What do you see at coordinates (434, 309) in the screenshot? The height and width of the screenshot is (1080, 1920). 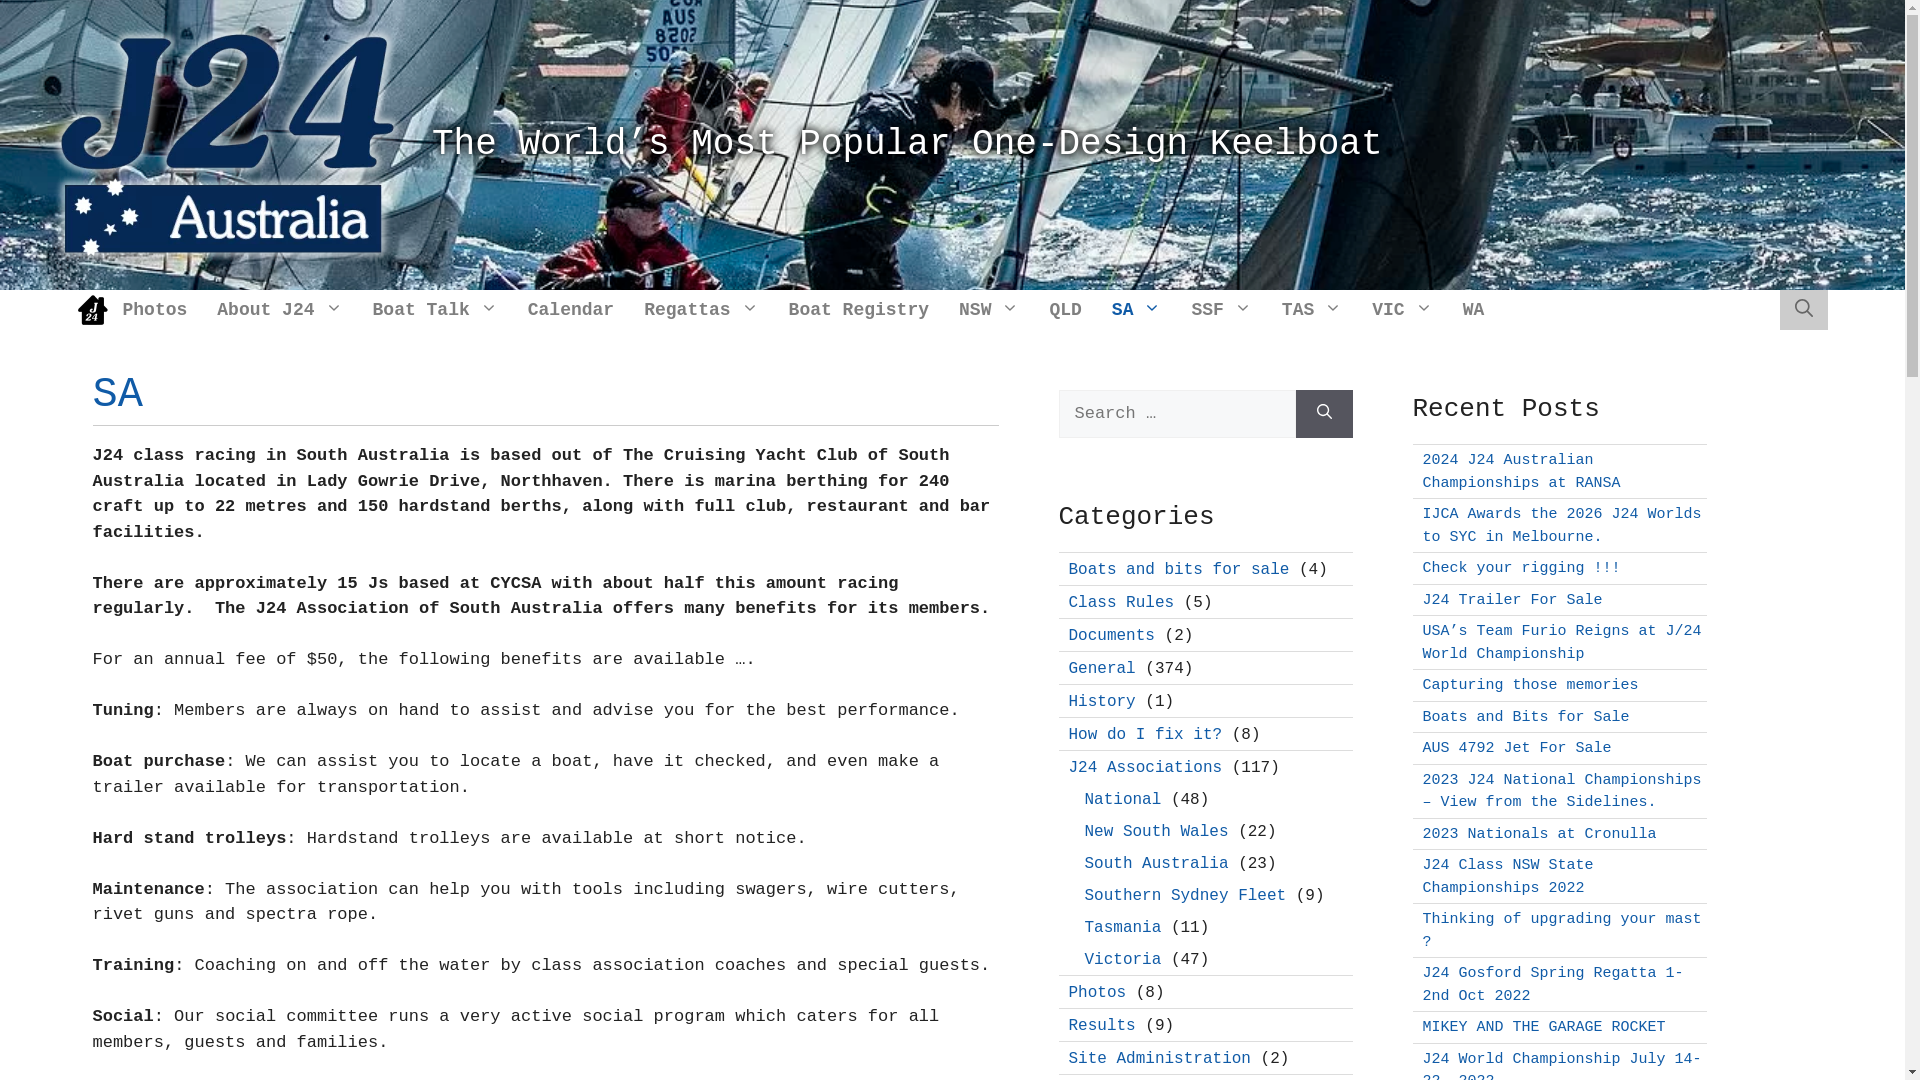 I see `'Boat Talk'` at bounding box center [434, 309].